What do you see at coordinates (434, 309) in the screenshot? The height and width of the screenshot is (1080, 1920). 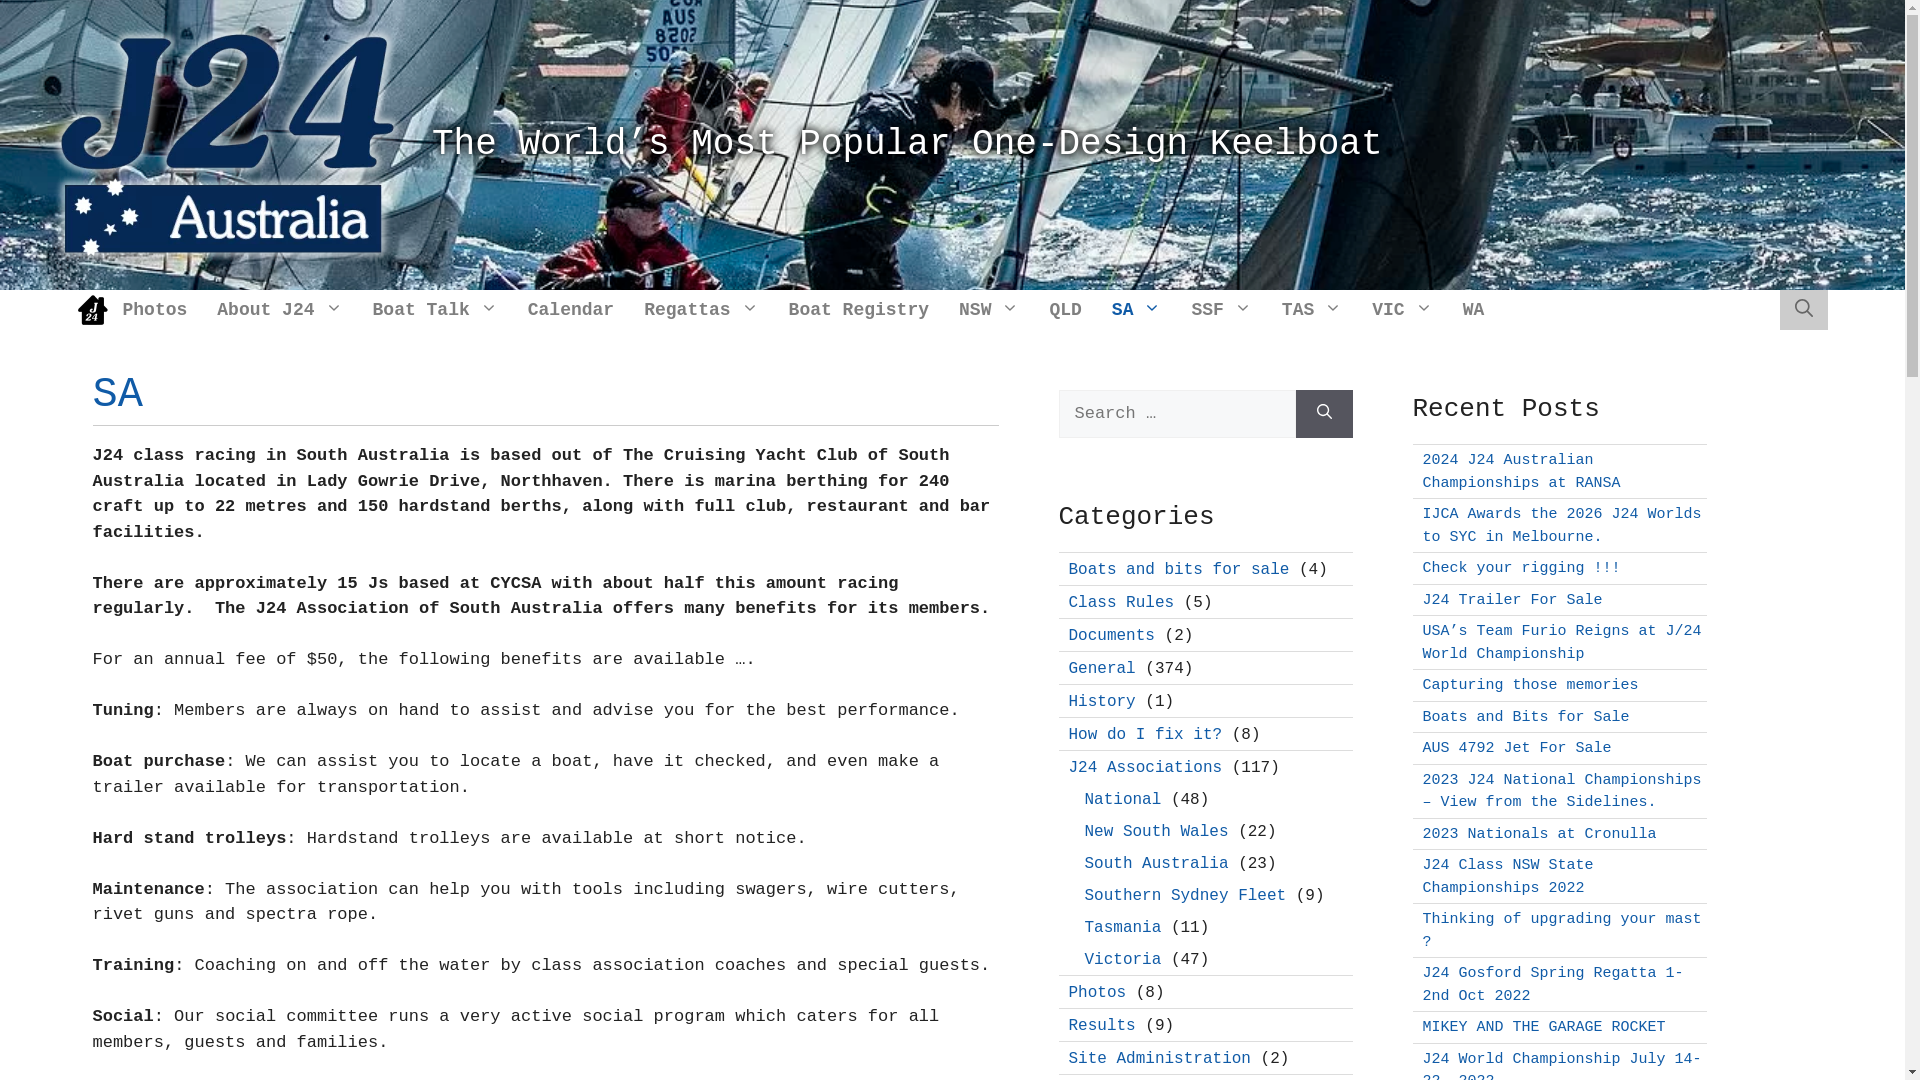 I see `'Boat Talk'` at bounding box center [434, 309].